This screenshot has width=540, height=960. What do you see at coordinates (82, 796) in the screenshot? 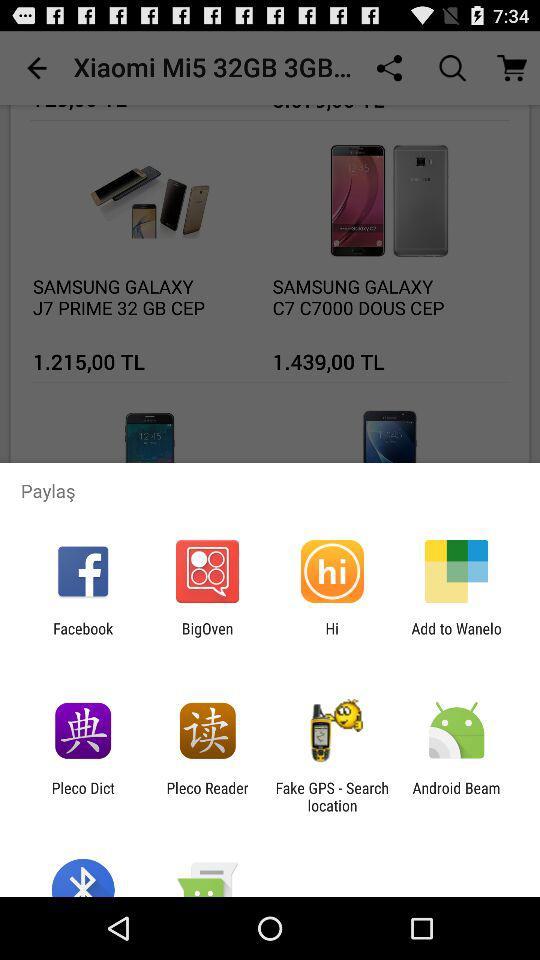
I see `the pleco dict` at bounding box center [82, 796].